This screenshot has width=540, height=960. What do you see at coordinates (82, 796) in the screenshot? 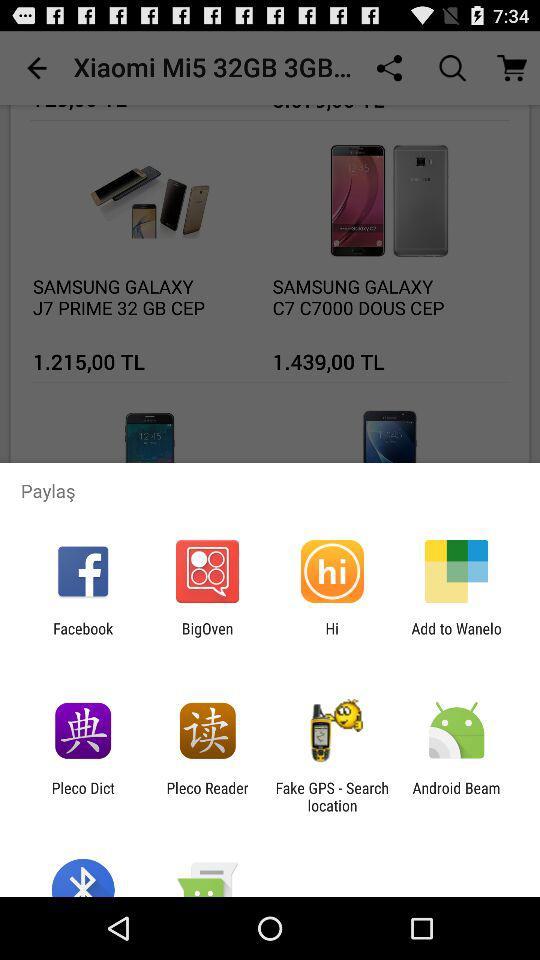
I see `the pleco dict` at bounding box center [82, 796].